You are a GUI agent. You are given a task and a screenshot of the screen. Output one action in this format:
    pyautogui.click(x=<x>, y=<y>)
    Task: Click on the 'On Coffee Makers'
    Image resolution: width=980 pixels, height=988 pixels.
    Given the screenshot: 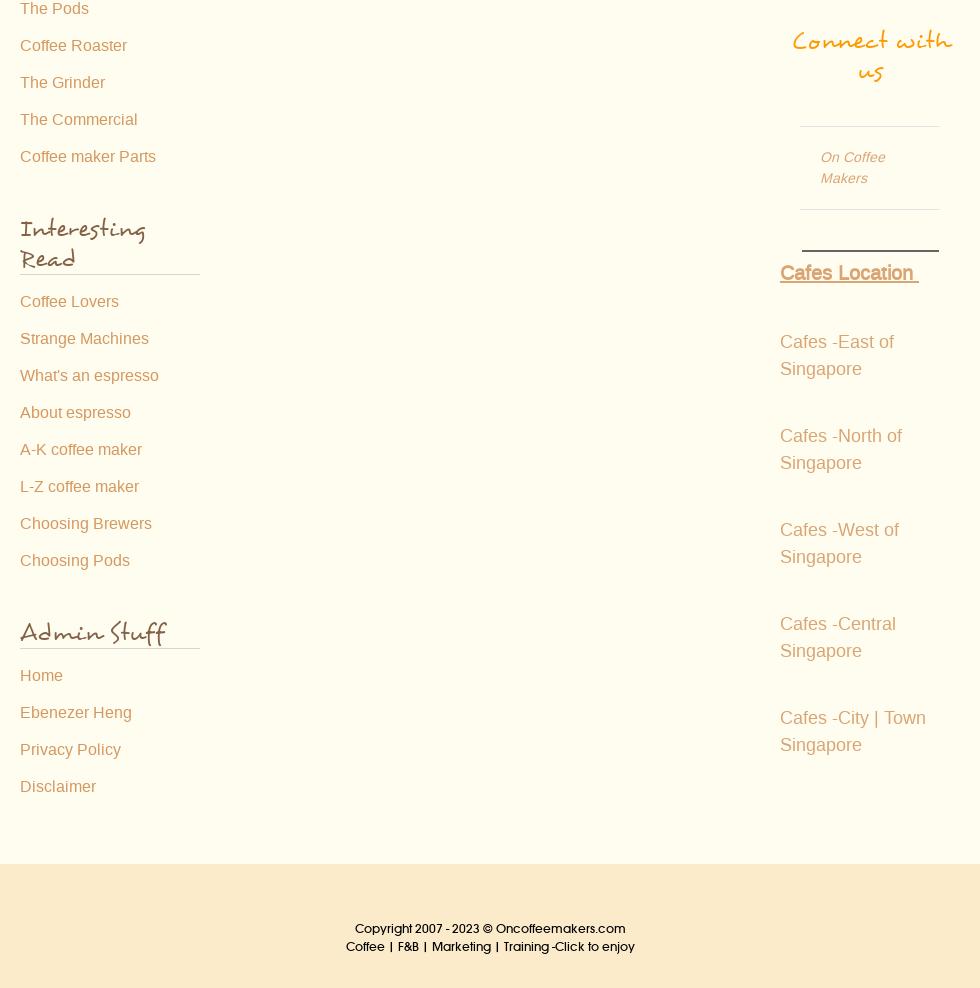 What is the action you would take?
    pyautogui.click(x=852, y=166)
    